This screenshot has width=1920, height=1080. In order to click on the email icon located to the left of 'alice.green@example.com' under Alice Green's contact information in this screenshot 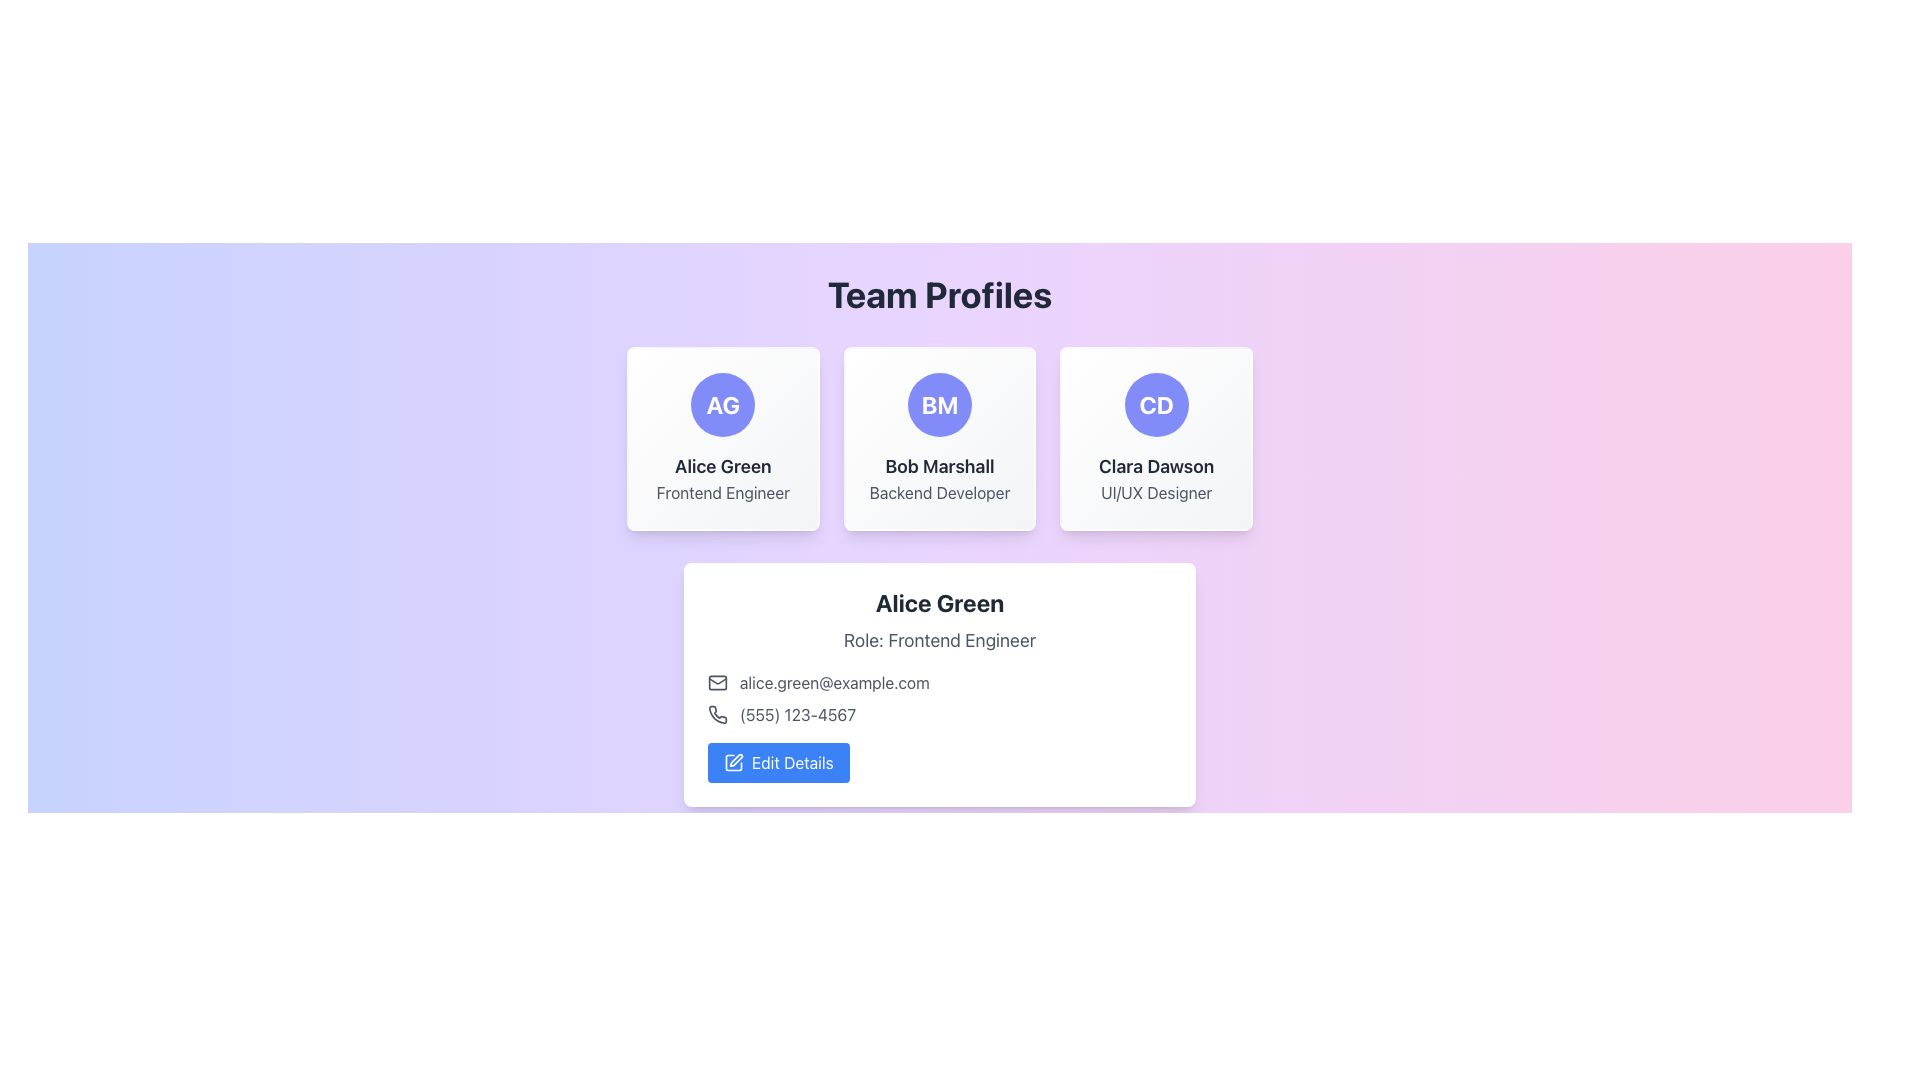, I will do `click(718, 681)`.